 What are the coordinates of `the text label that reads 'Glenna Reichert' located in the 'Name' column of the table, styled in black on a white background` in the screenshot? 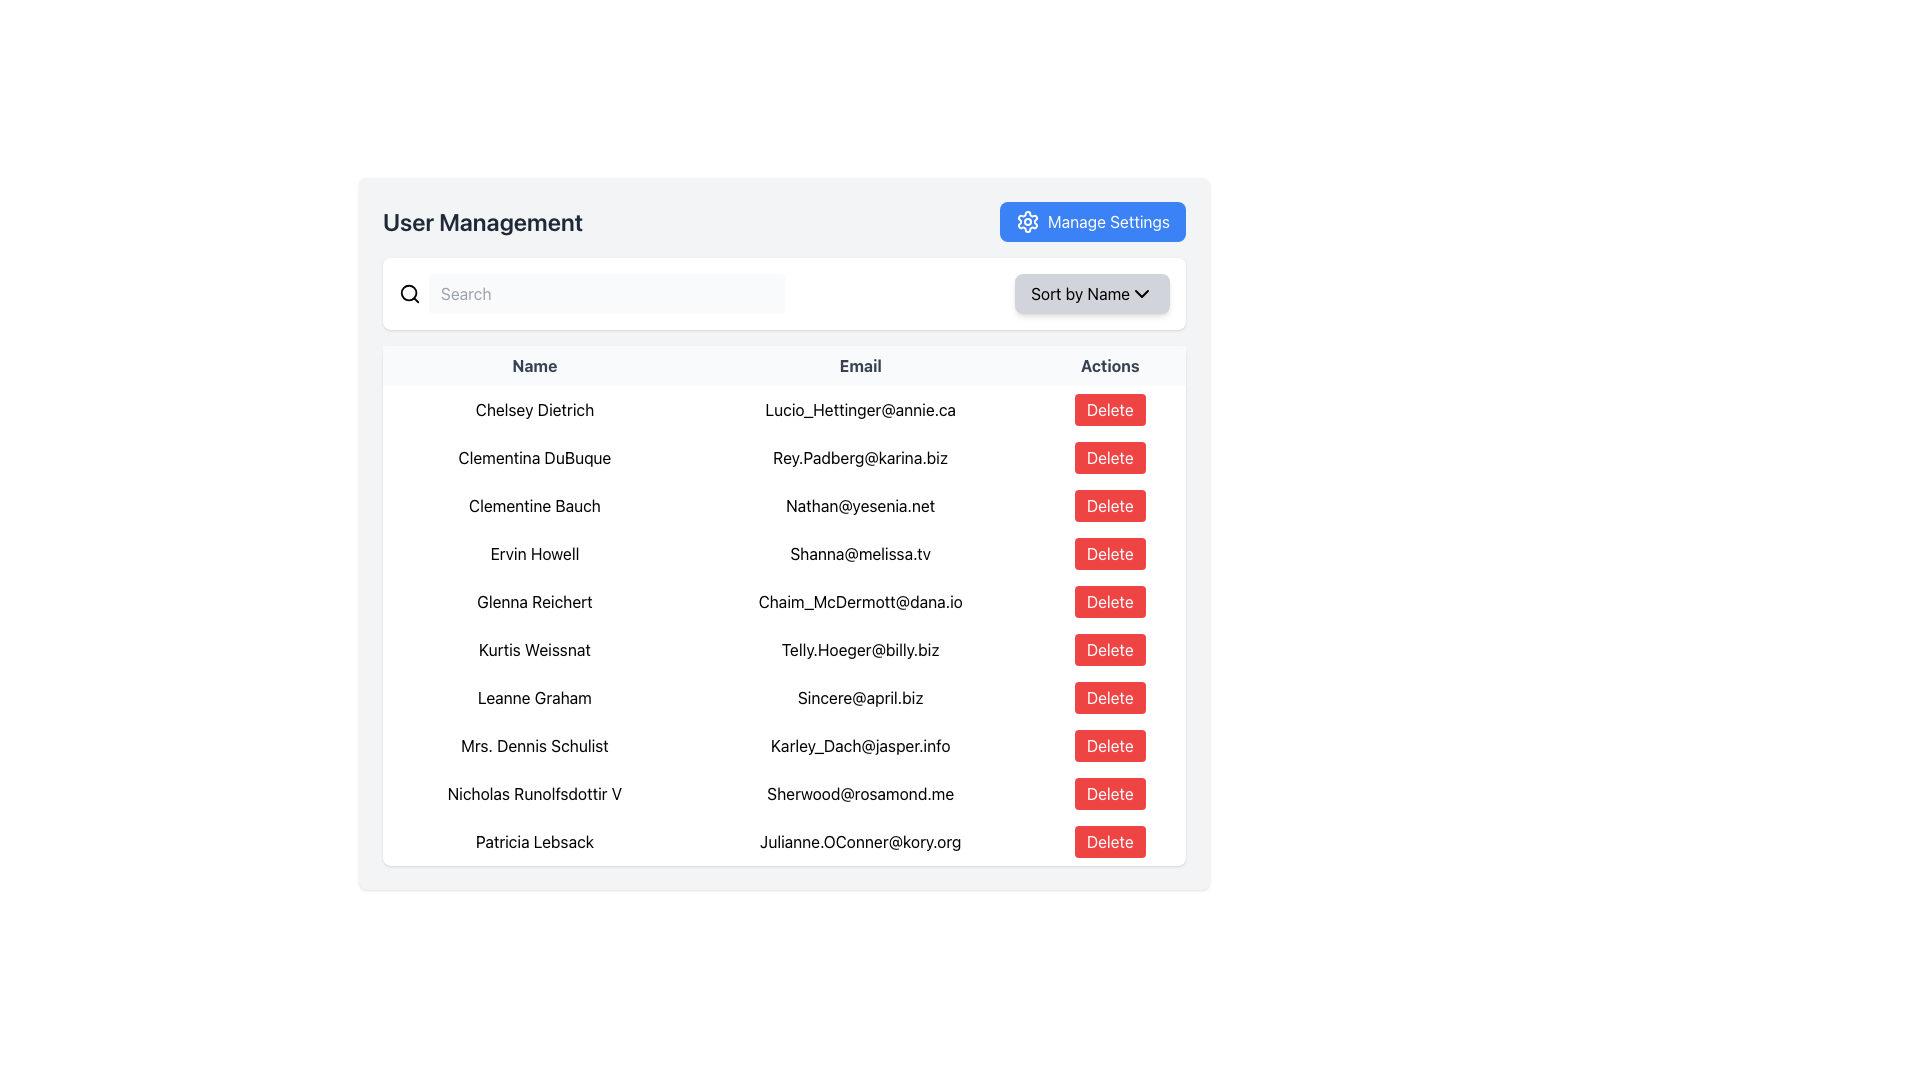 It's located at (534, 600).